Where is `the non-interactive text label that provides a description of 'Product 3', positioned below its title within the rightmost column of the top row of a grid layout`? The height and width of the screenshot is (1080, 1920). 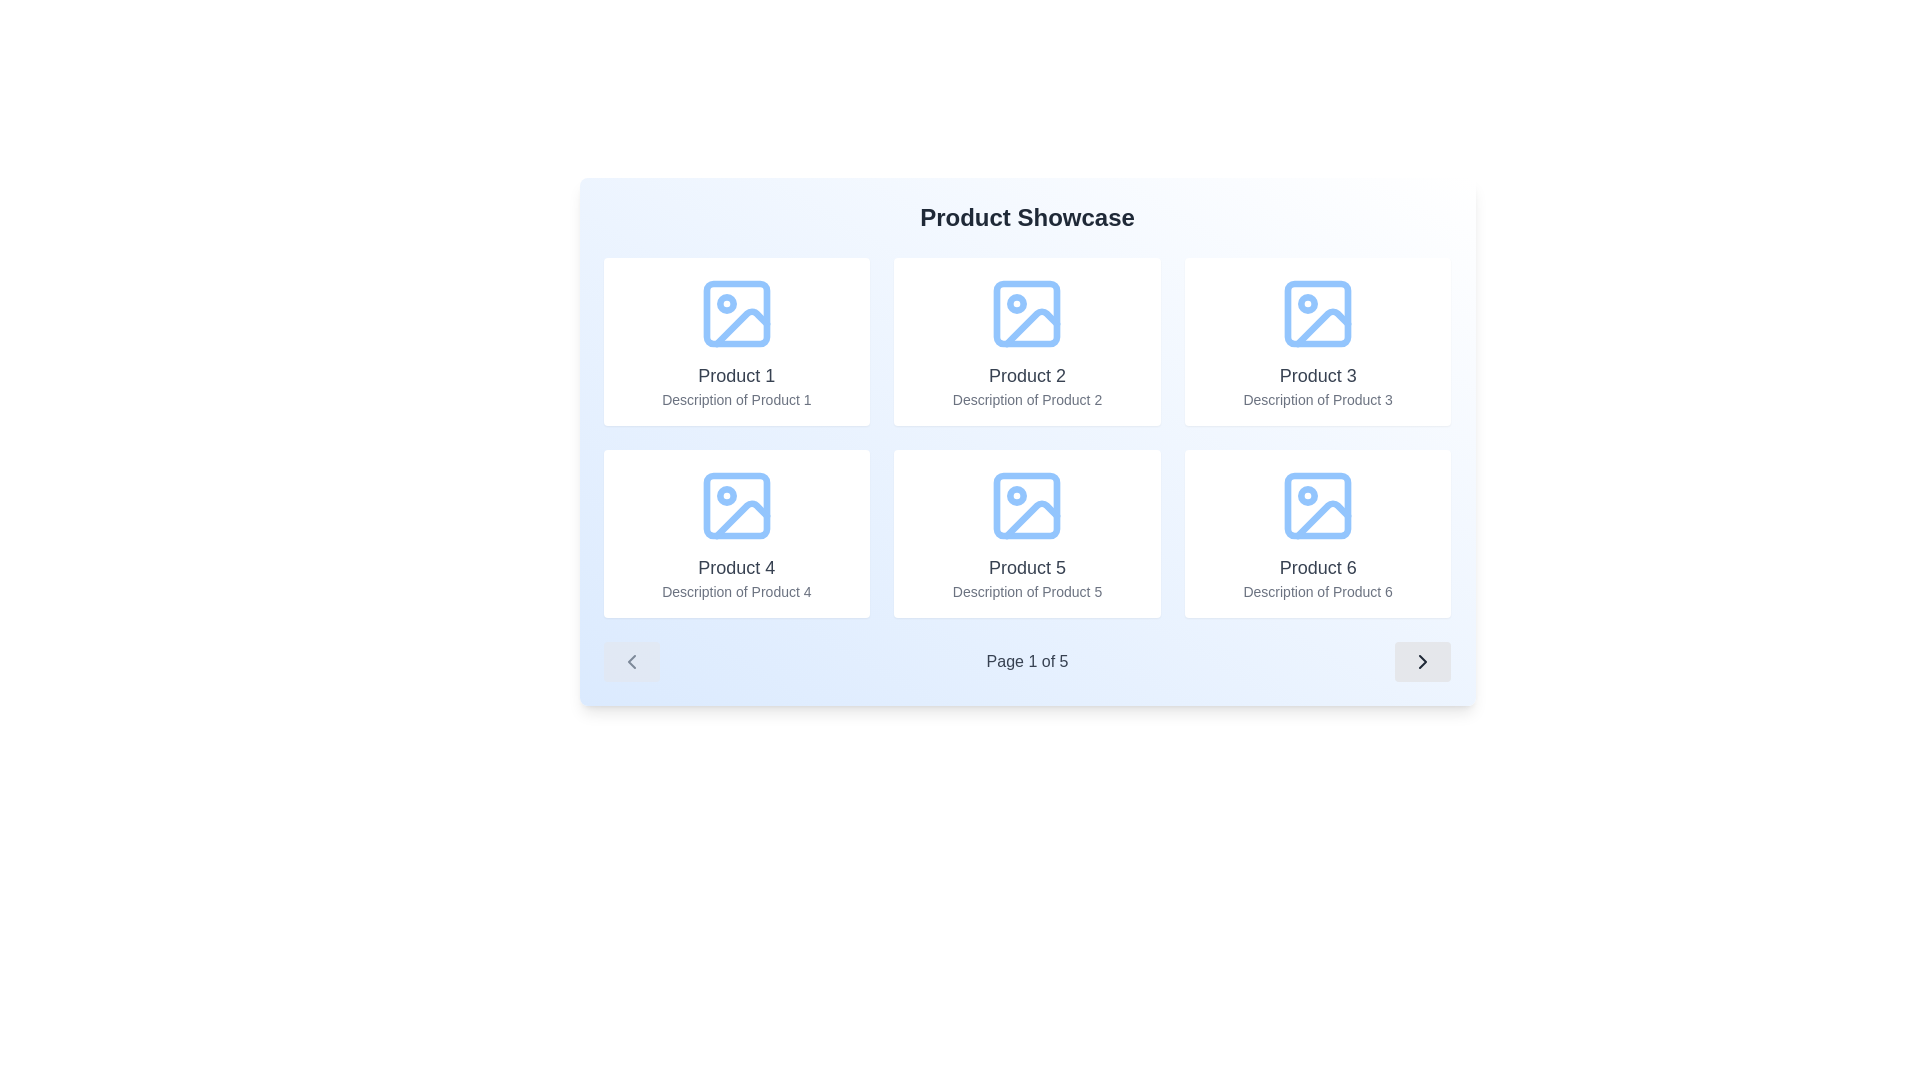
the non-interactive text label that provides a description of 'Product 3', positioned below its title within the rightmost column of the top row of a grid layout is located at coordinates (1318, 400).